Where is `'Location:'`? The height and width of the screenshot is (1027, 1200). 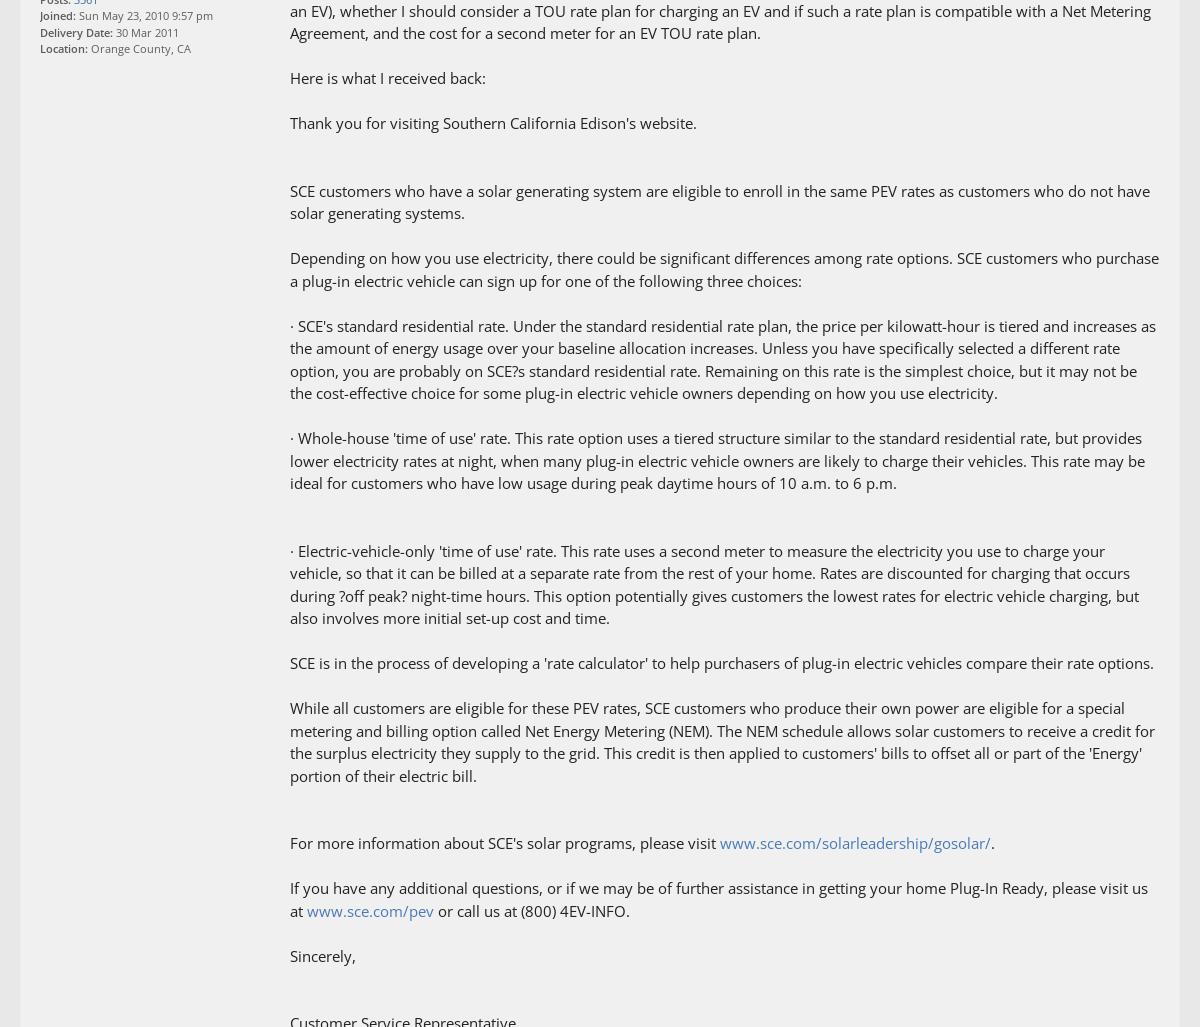
'Location:' is located at coordinates (39, 48).